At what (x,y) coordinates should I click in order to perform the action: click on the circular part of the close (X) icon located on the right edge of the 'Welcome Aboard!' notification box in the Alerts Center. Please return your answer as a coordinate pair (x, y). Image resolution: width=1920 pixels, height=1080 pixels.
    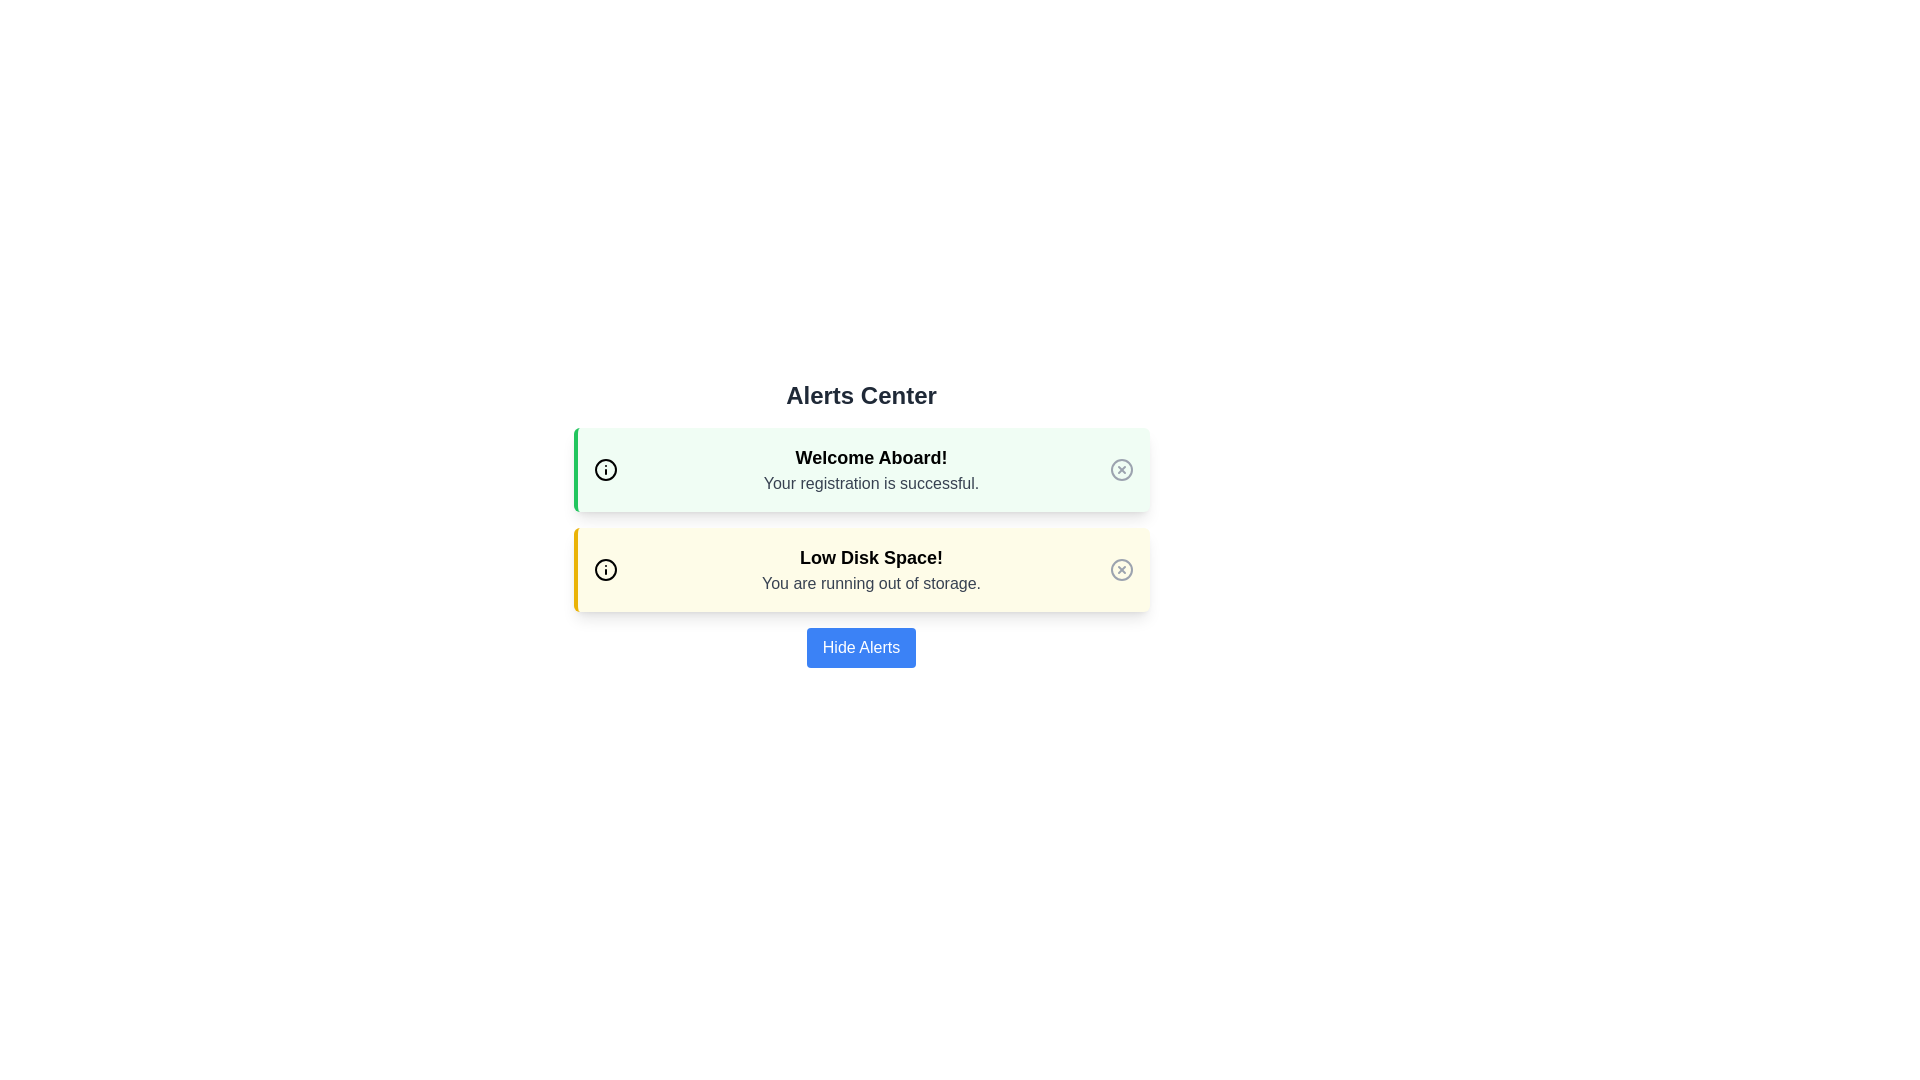
    Looking at the image, I should click on (1121, 470).